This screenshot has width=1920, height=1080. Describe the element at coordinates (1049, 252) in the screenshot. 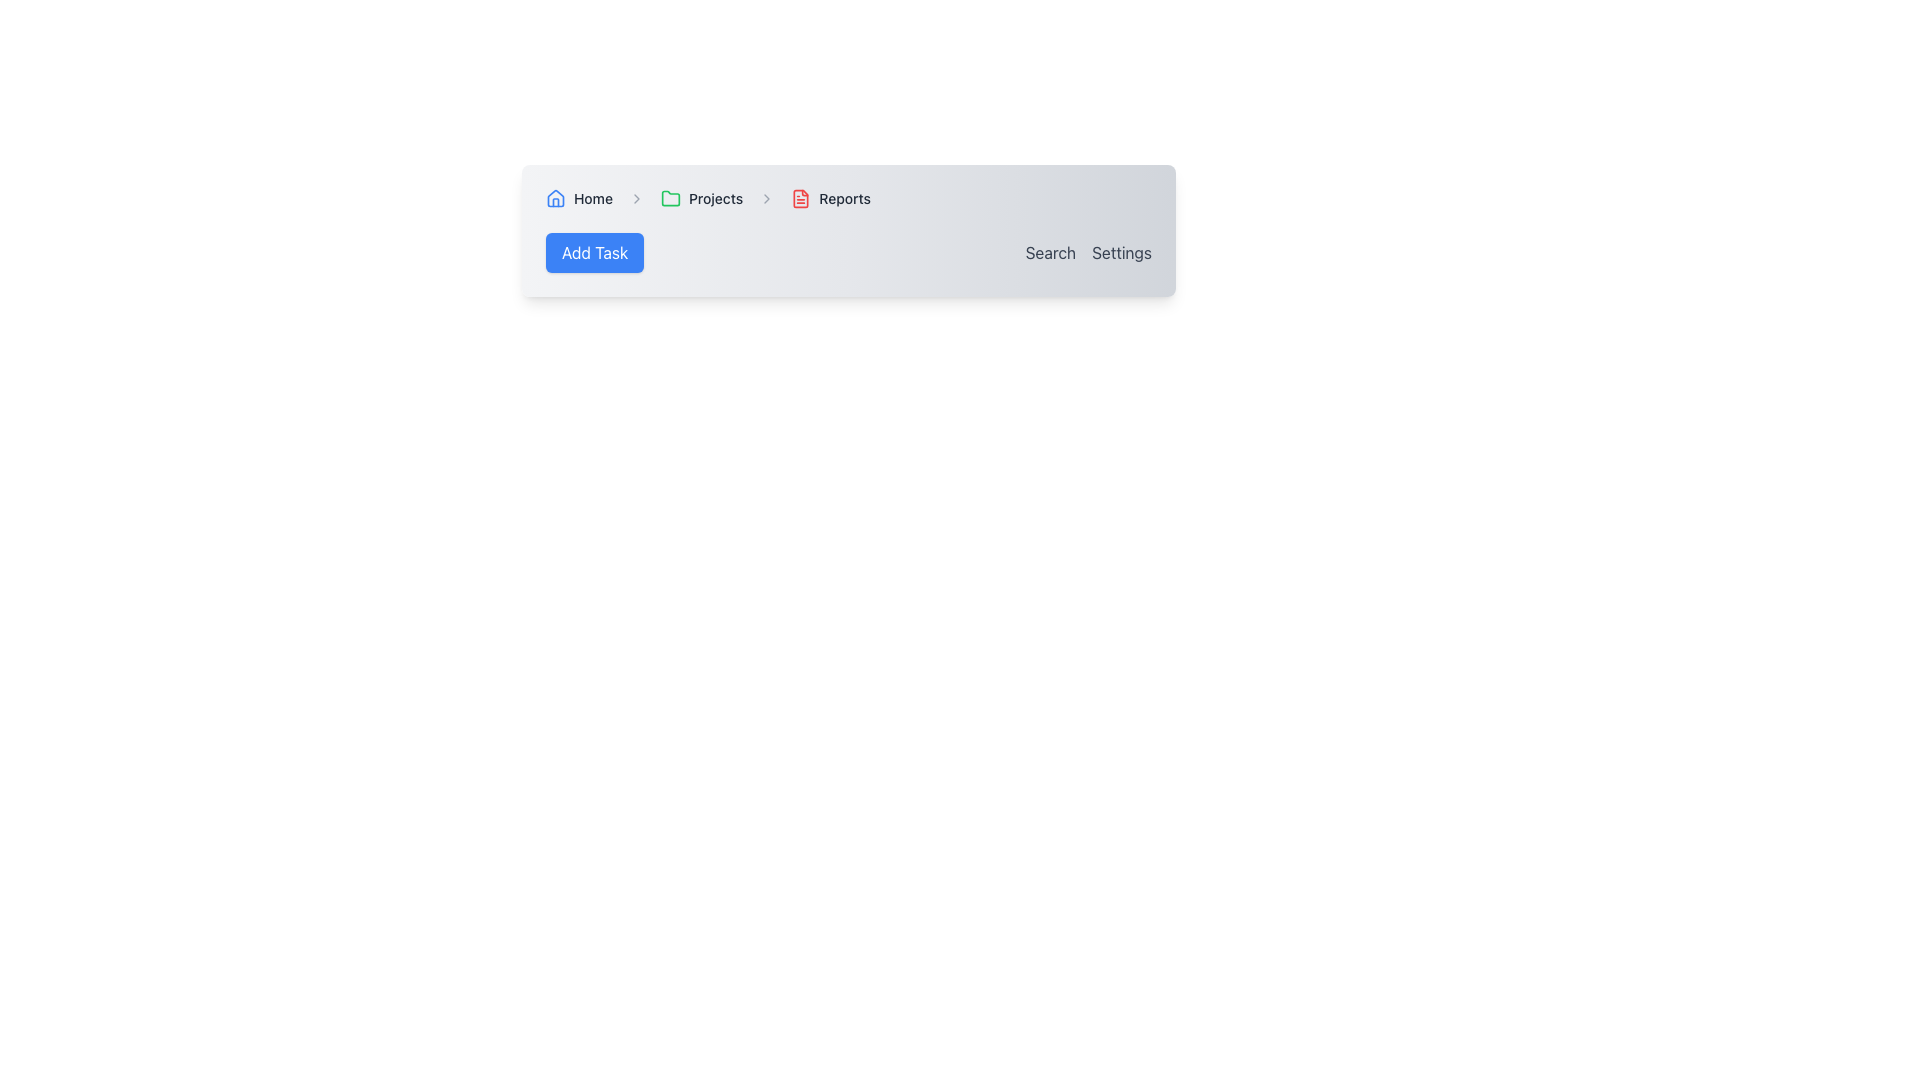

I see `the text link positioned to the left of the 'Settings' text element` at that location.